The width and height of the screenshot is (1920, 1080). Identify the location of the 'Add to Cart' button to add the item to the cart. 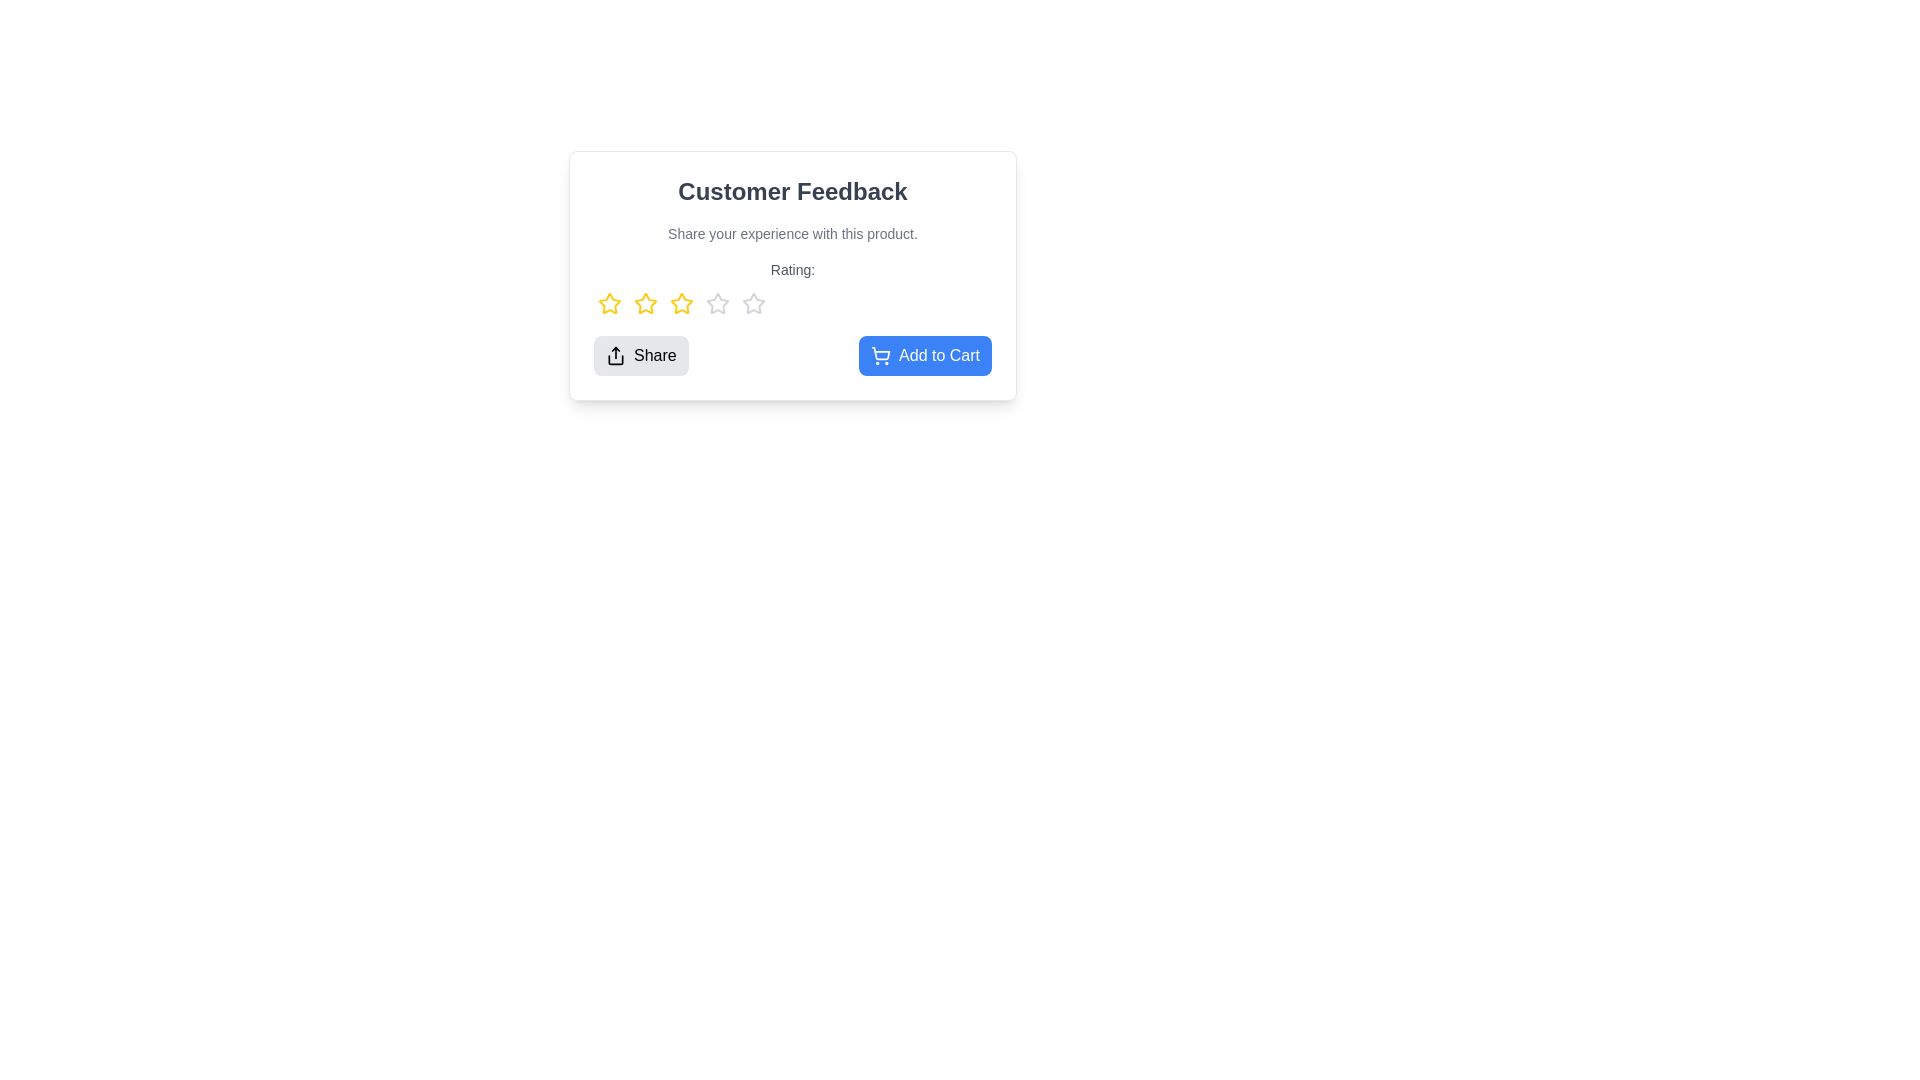
(924, 354).